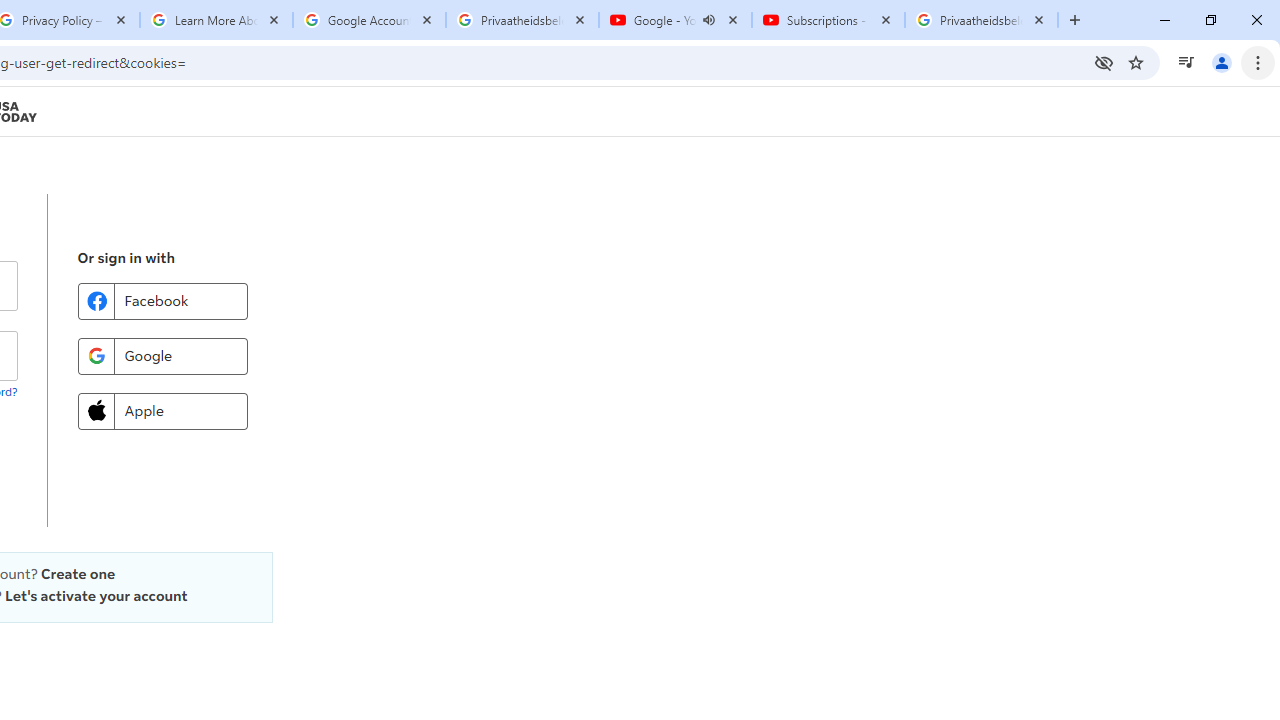 The height and width of the screenshot is (720, 1280). I want to click on 'Mute tab', so click(709, 20).